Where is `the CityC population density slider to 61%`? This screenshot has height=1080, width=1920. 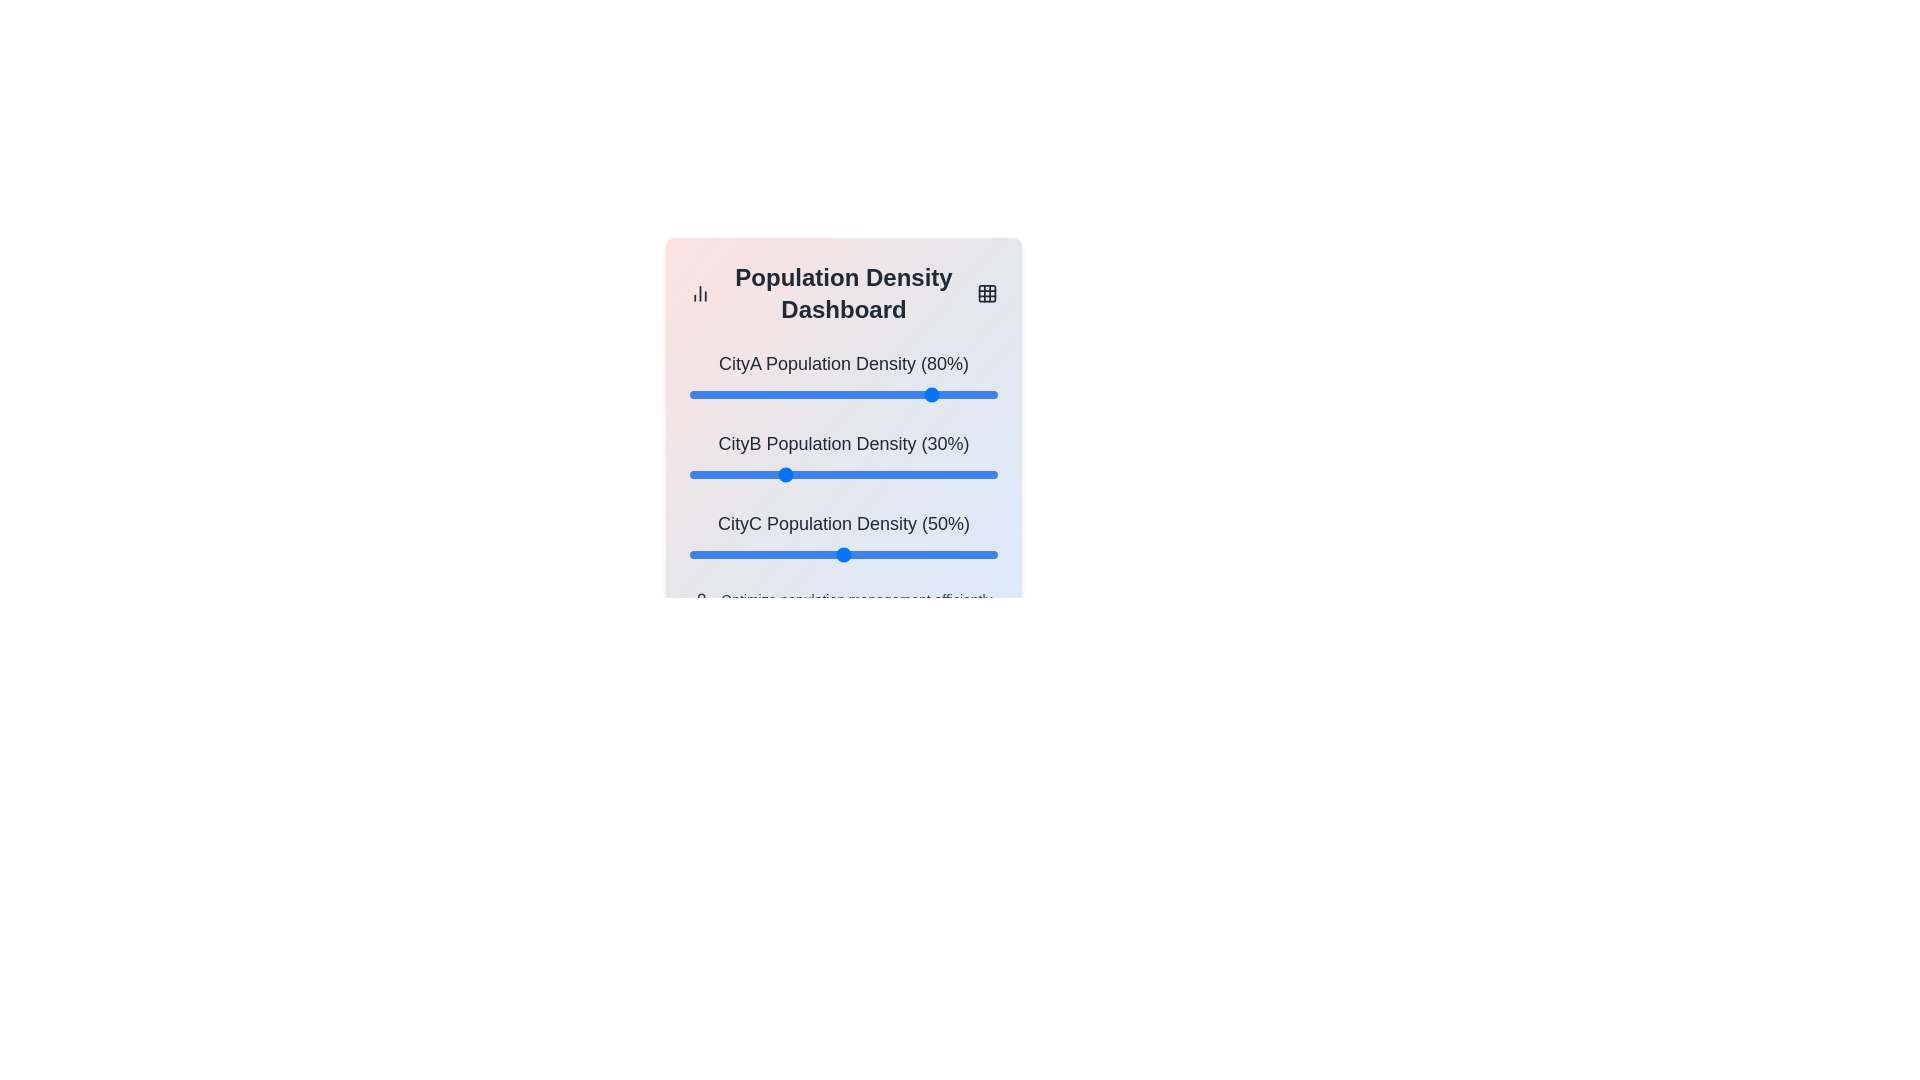
the CityC population density slider to 61% is located at coordinates (877, 555).